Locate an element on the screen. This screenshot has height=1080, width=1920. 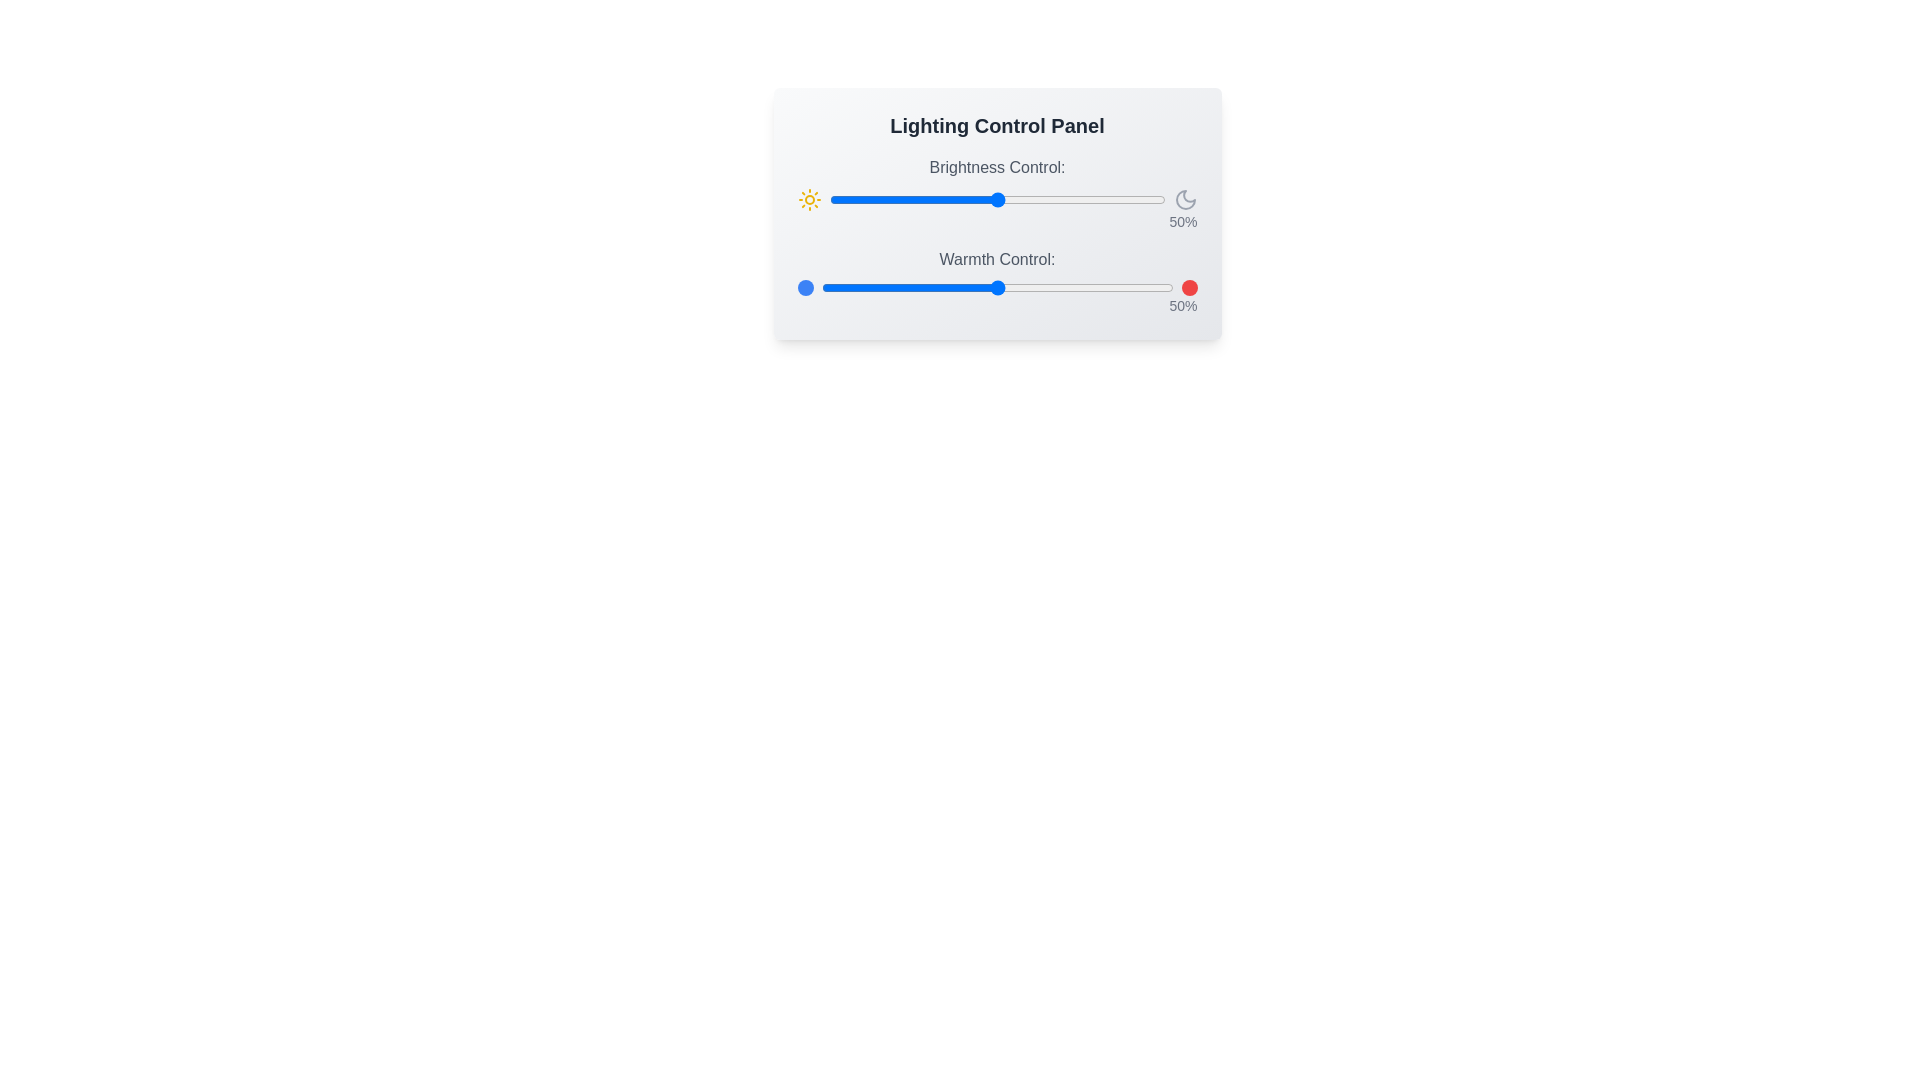
brightness is located at coordinates (1117, 200).